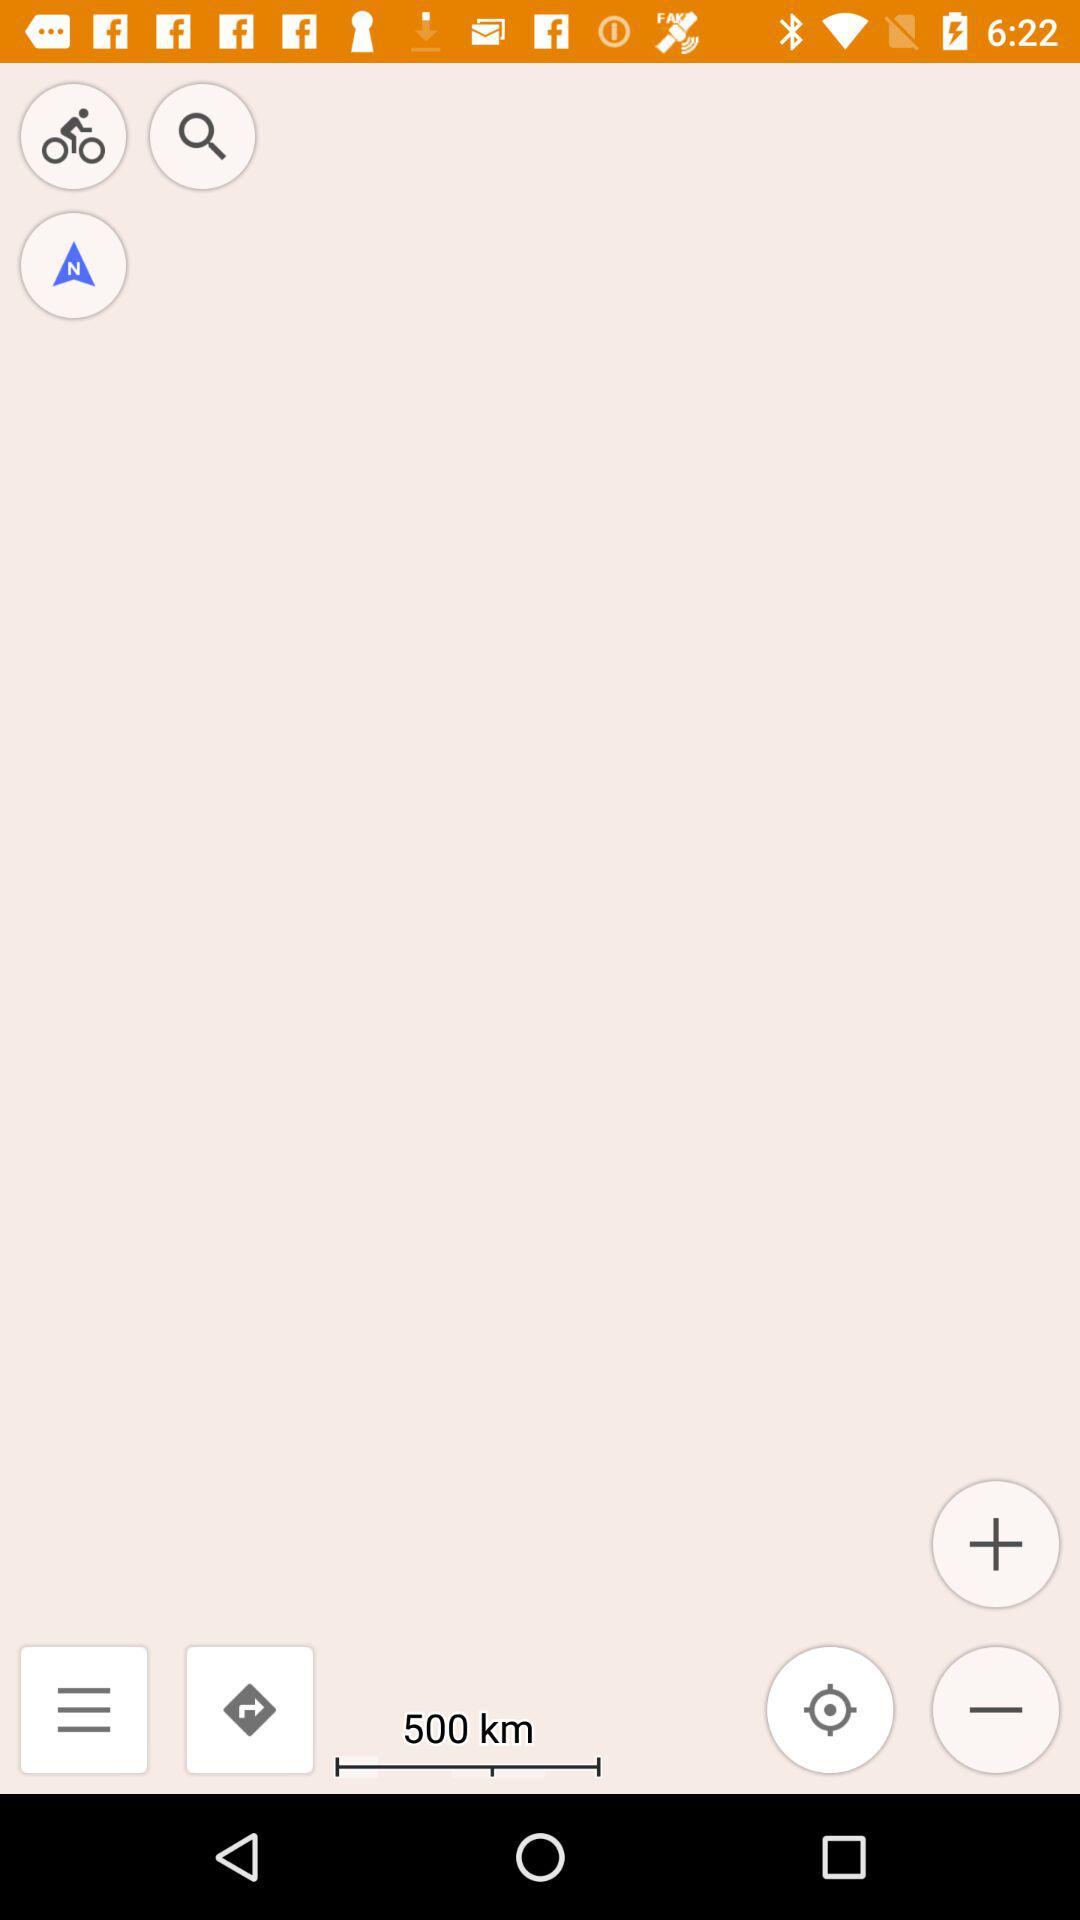 The width and height of the screenshot is (1080, 1920). I want to click on the location_crosshair icon, so click(830, 1708).